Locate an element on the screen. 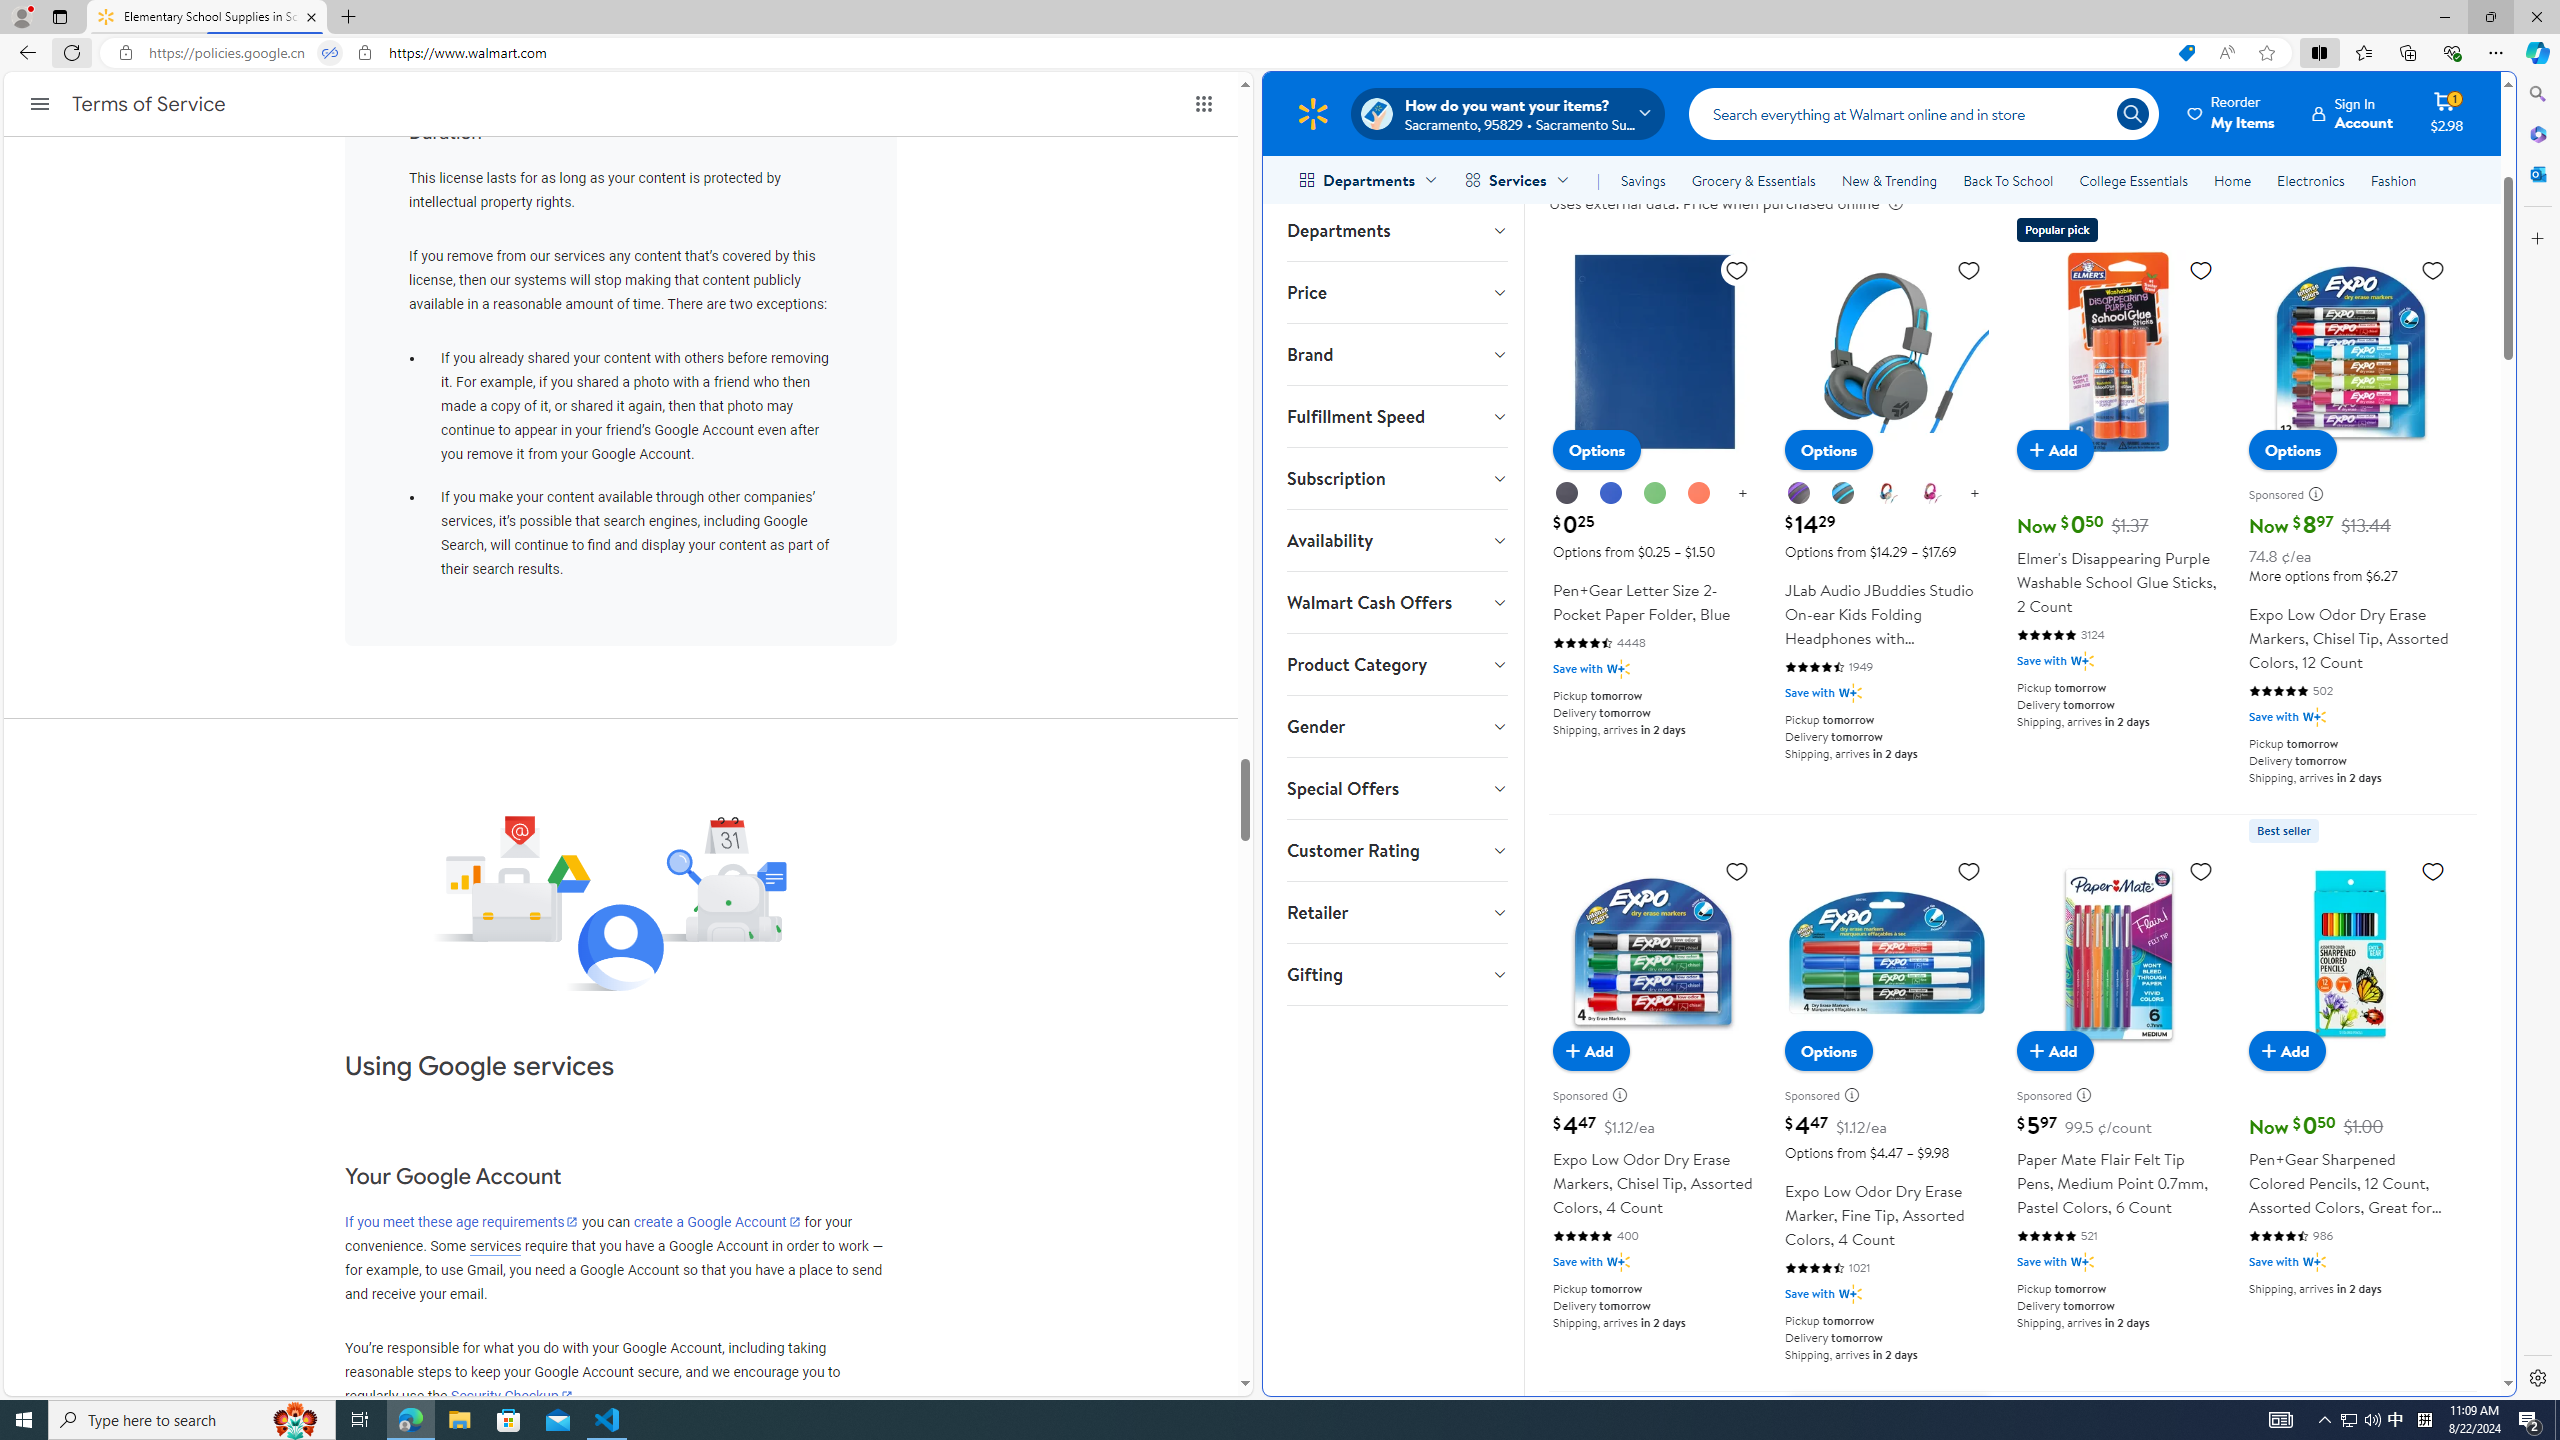 The width and height of the screenshot is (2560, 1440). 'Fashion' is located at coordinates (2392, 180).